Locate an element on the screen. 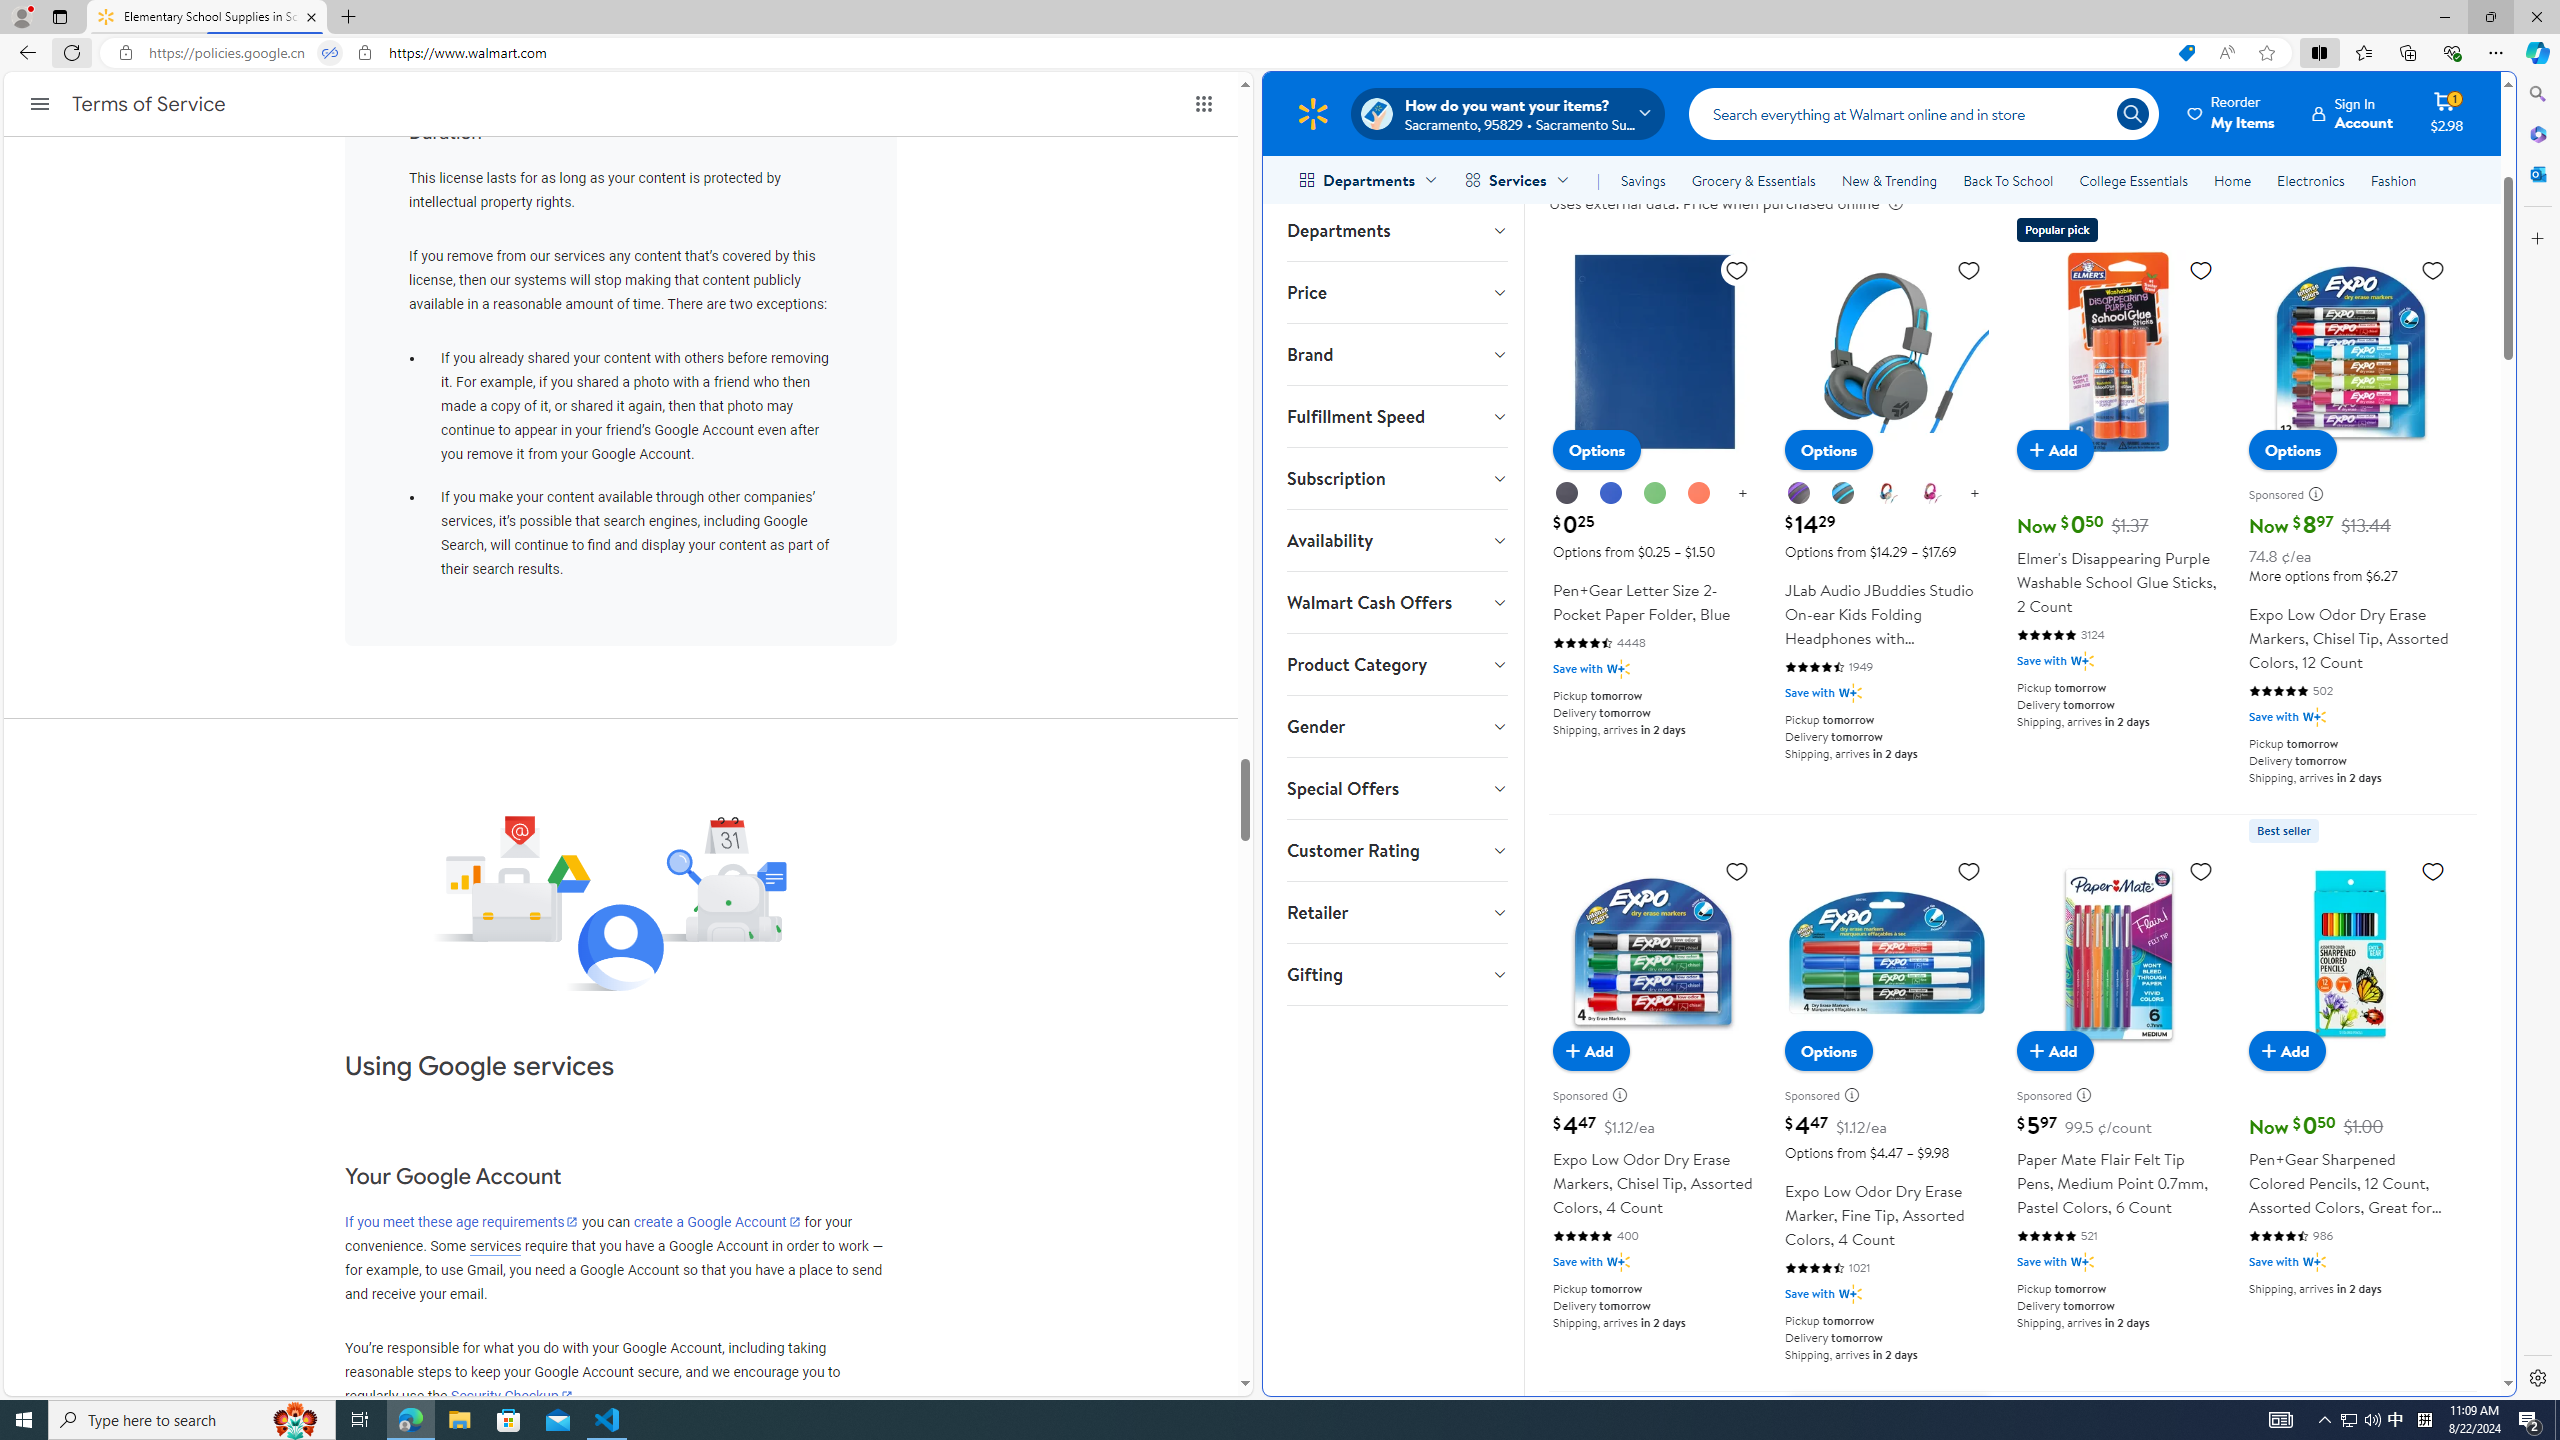 The width and height of the screenshot is (2560, 1440). 'Fashion' is located at coordinates (2392, 180).